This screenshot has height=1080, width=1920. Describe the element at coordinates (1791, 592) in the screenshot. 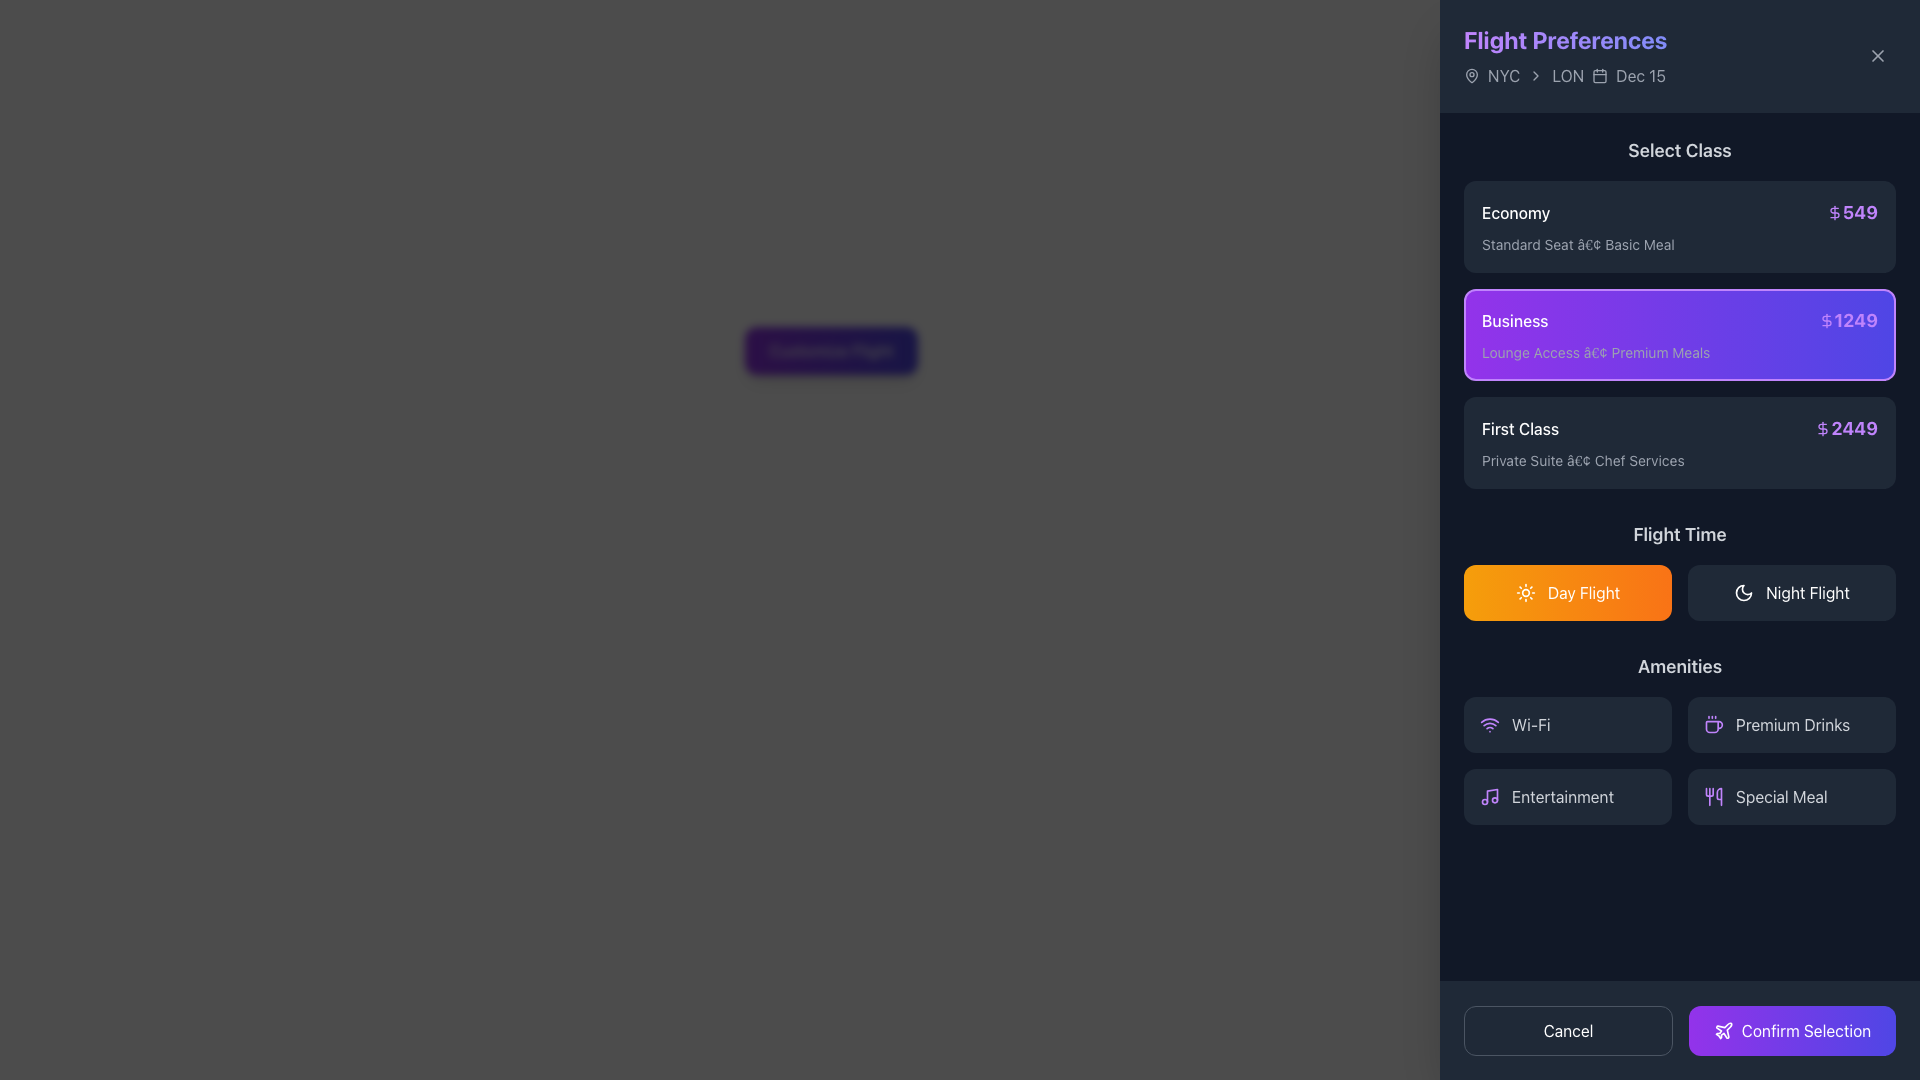

I see `the 'Night Flight' button, which is a rectangular button with a crescent moon icon and the label 'Night Flight', located in the 'Flight Time' section` at that location.